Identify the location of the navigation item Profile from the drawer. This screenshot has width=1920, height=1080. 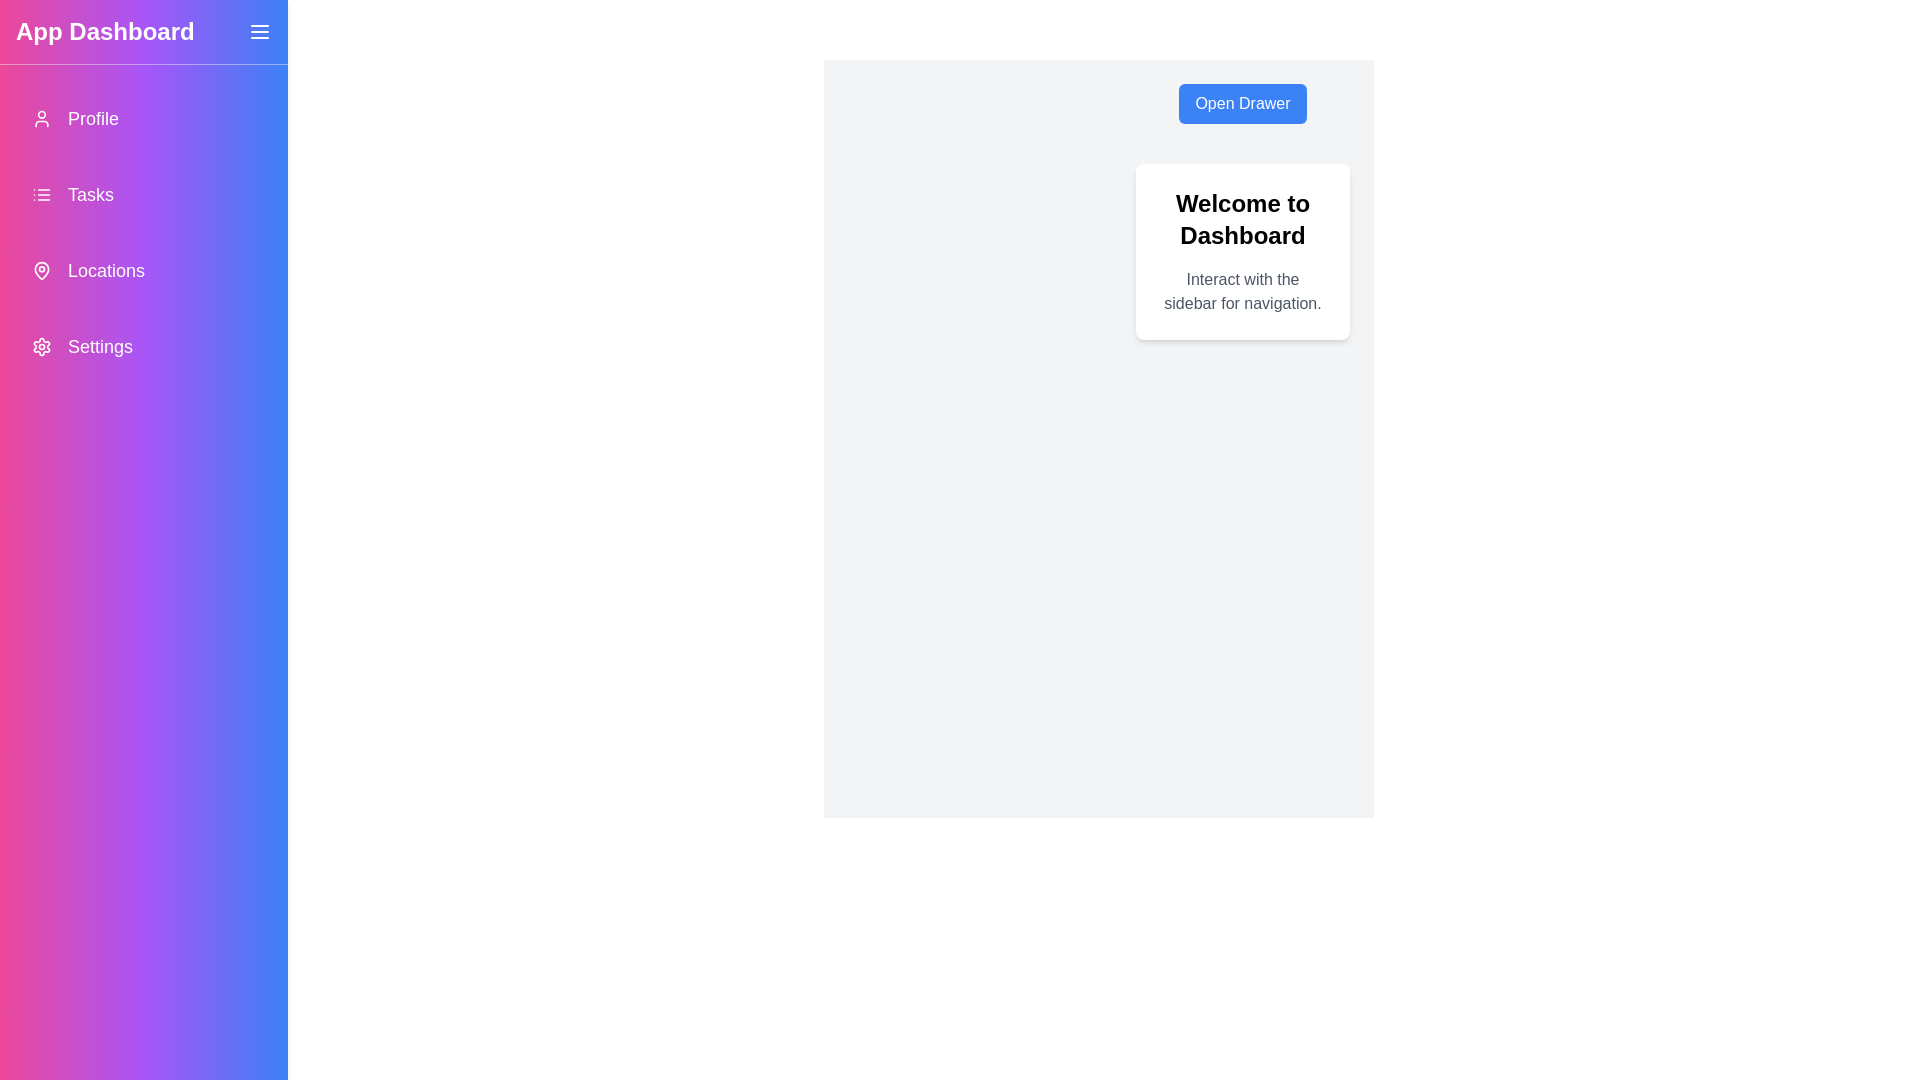
(143, 119).